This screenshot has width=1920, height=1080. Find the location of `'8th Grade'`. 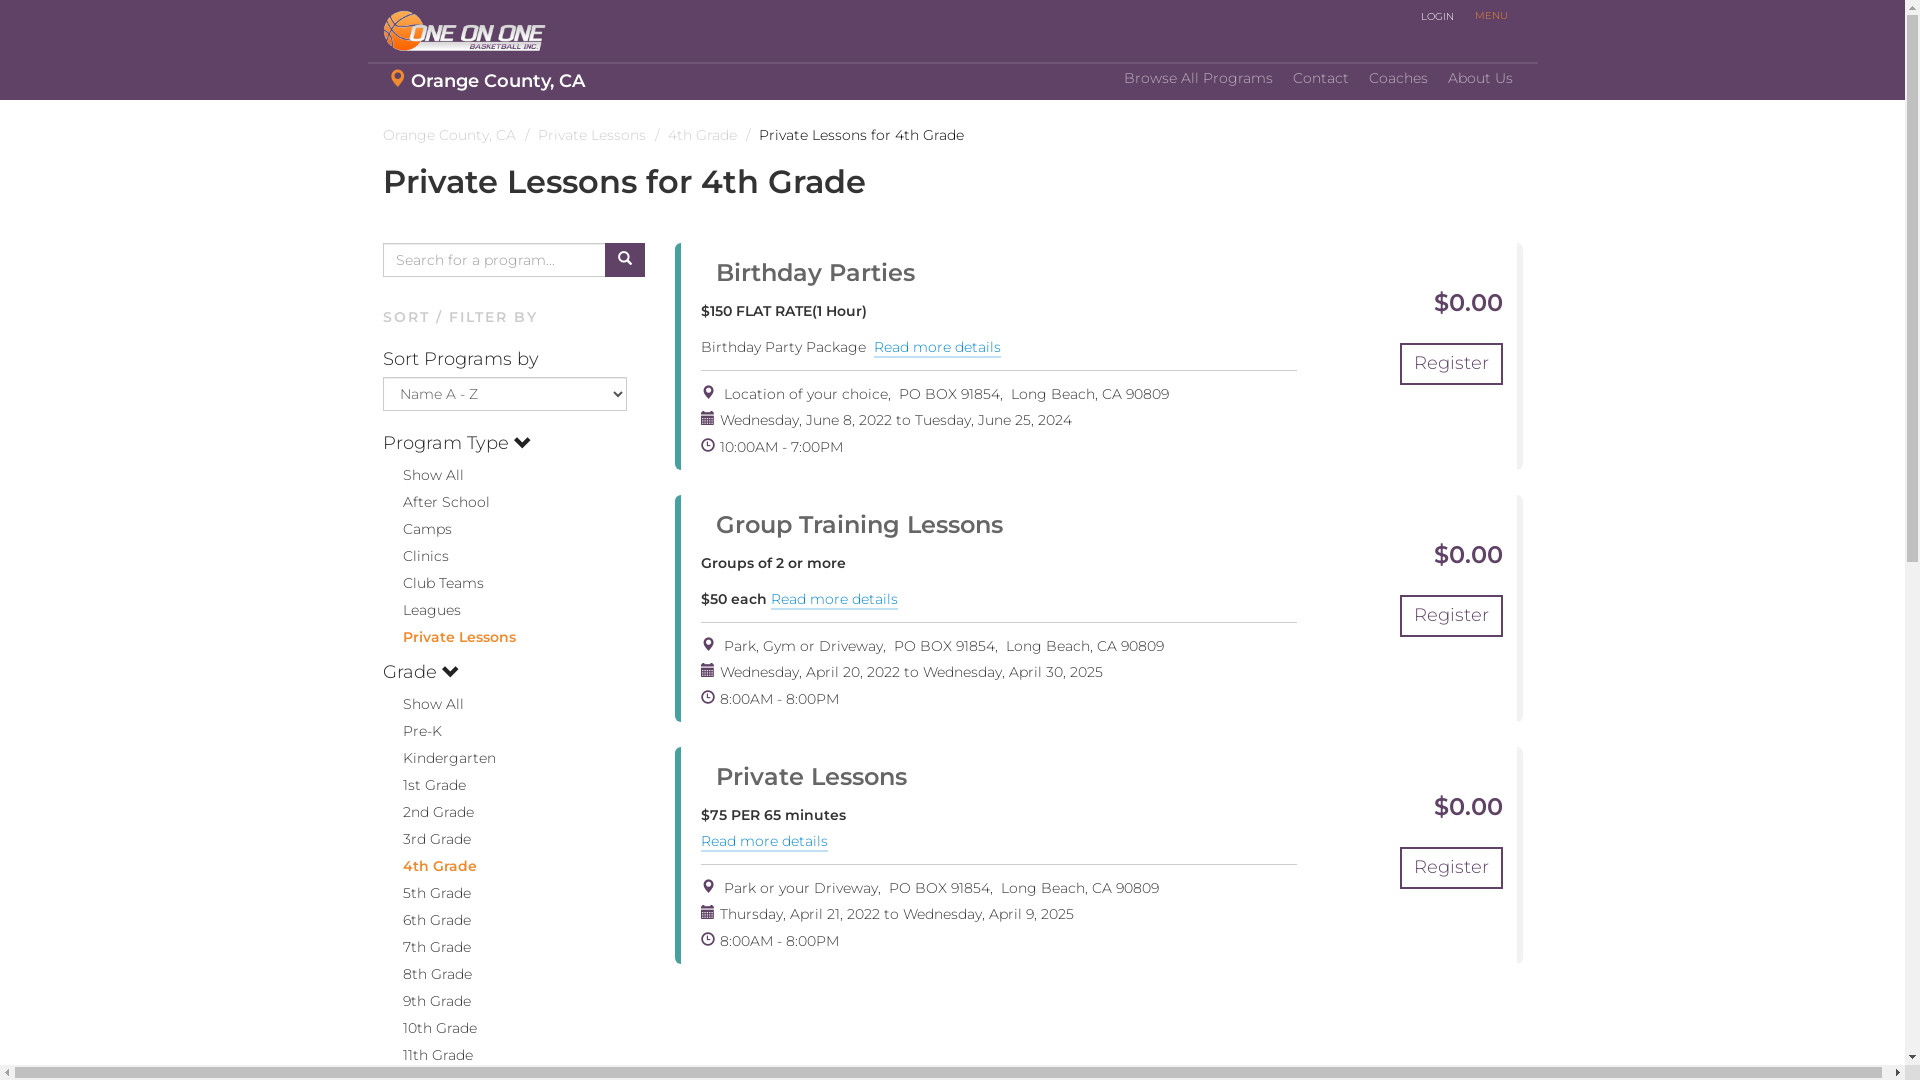

'8th Grade' is located at coordinates (425, 973).